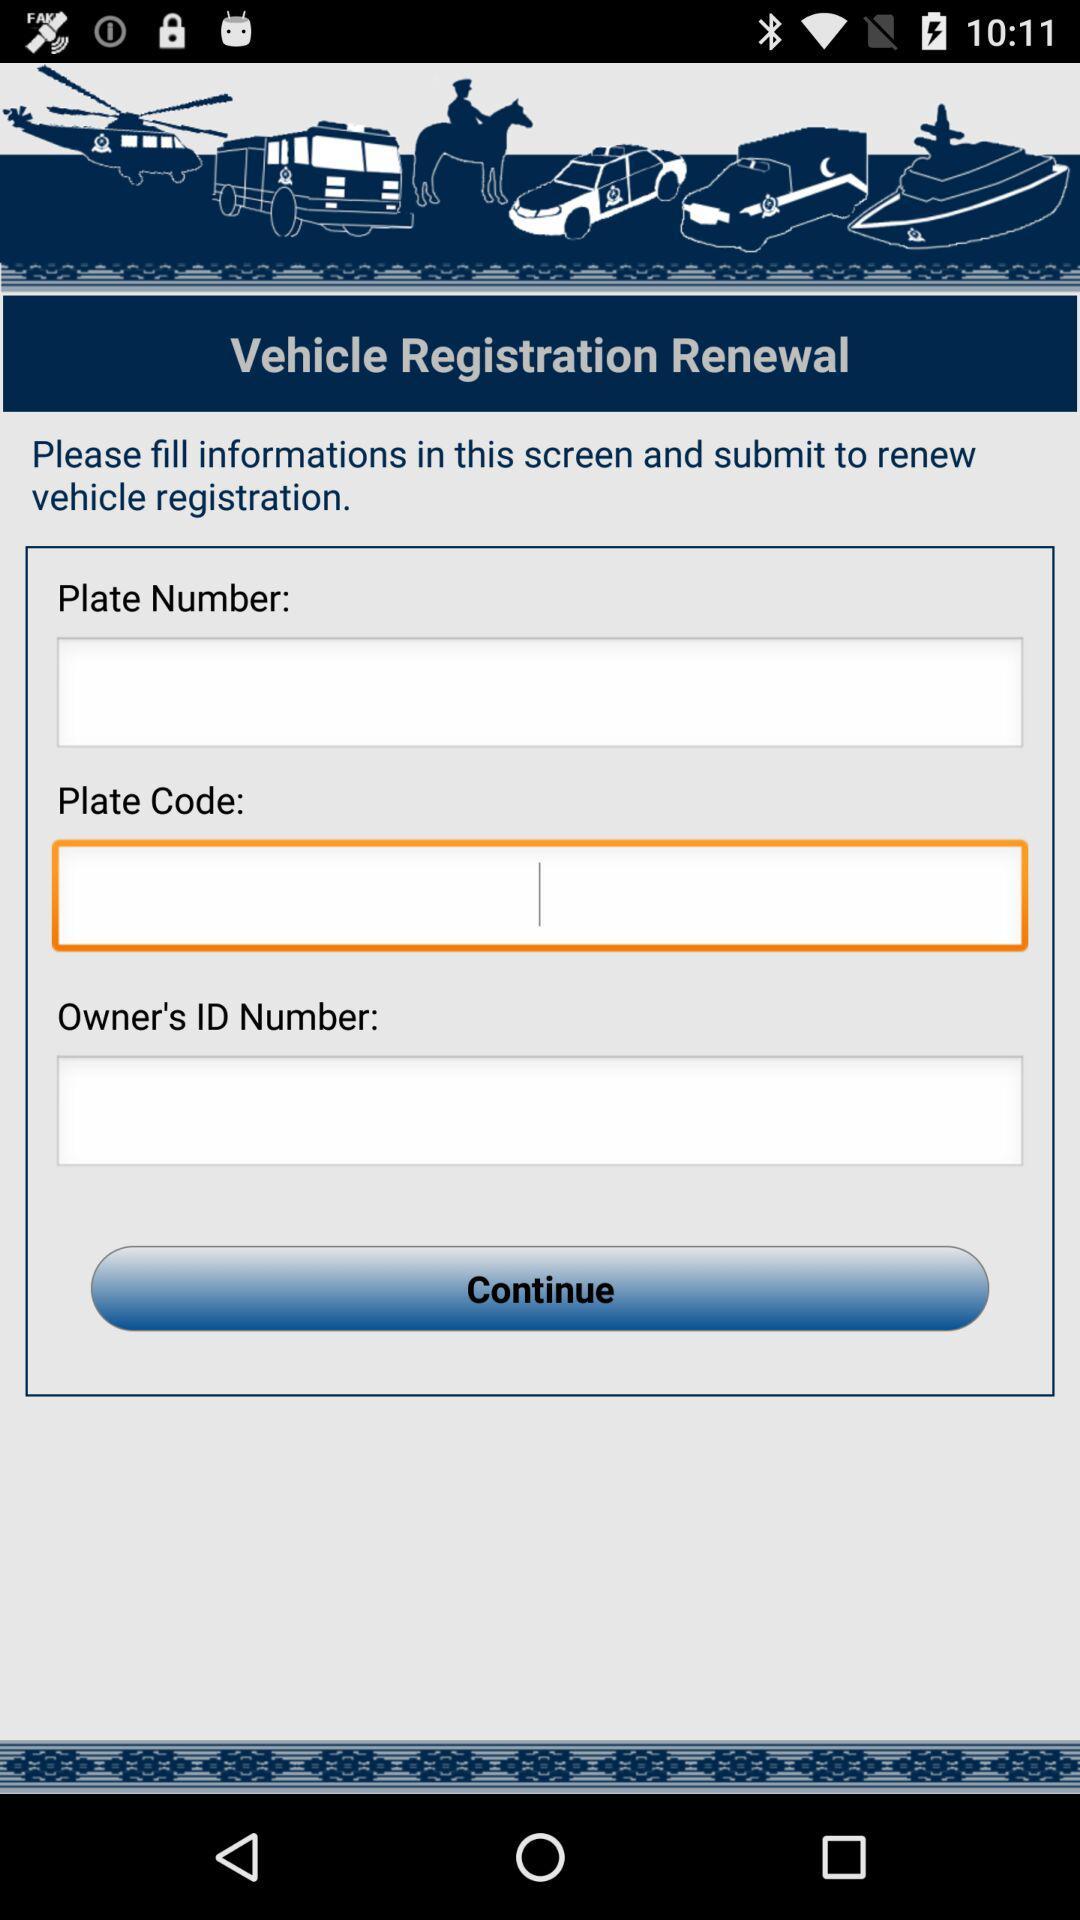 This screenshot has height=1920, width=1080. I want to click on owner 's id number, so click(540, 1115).